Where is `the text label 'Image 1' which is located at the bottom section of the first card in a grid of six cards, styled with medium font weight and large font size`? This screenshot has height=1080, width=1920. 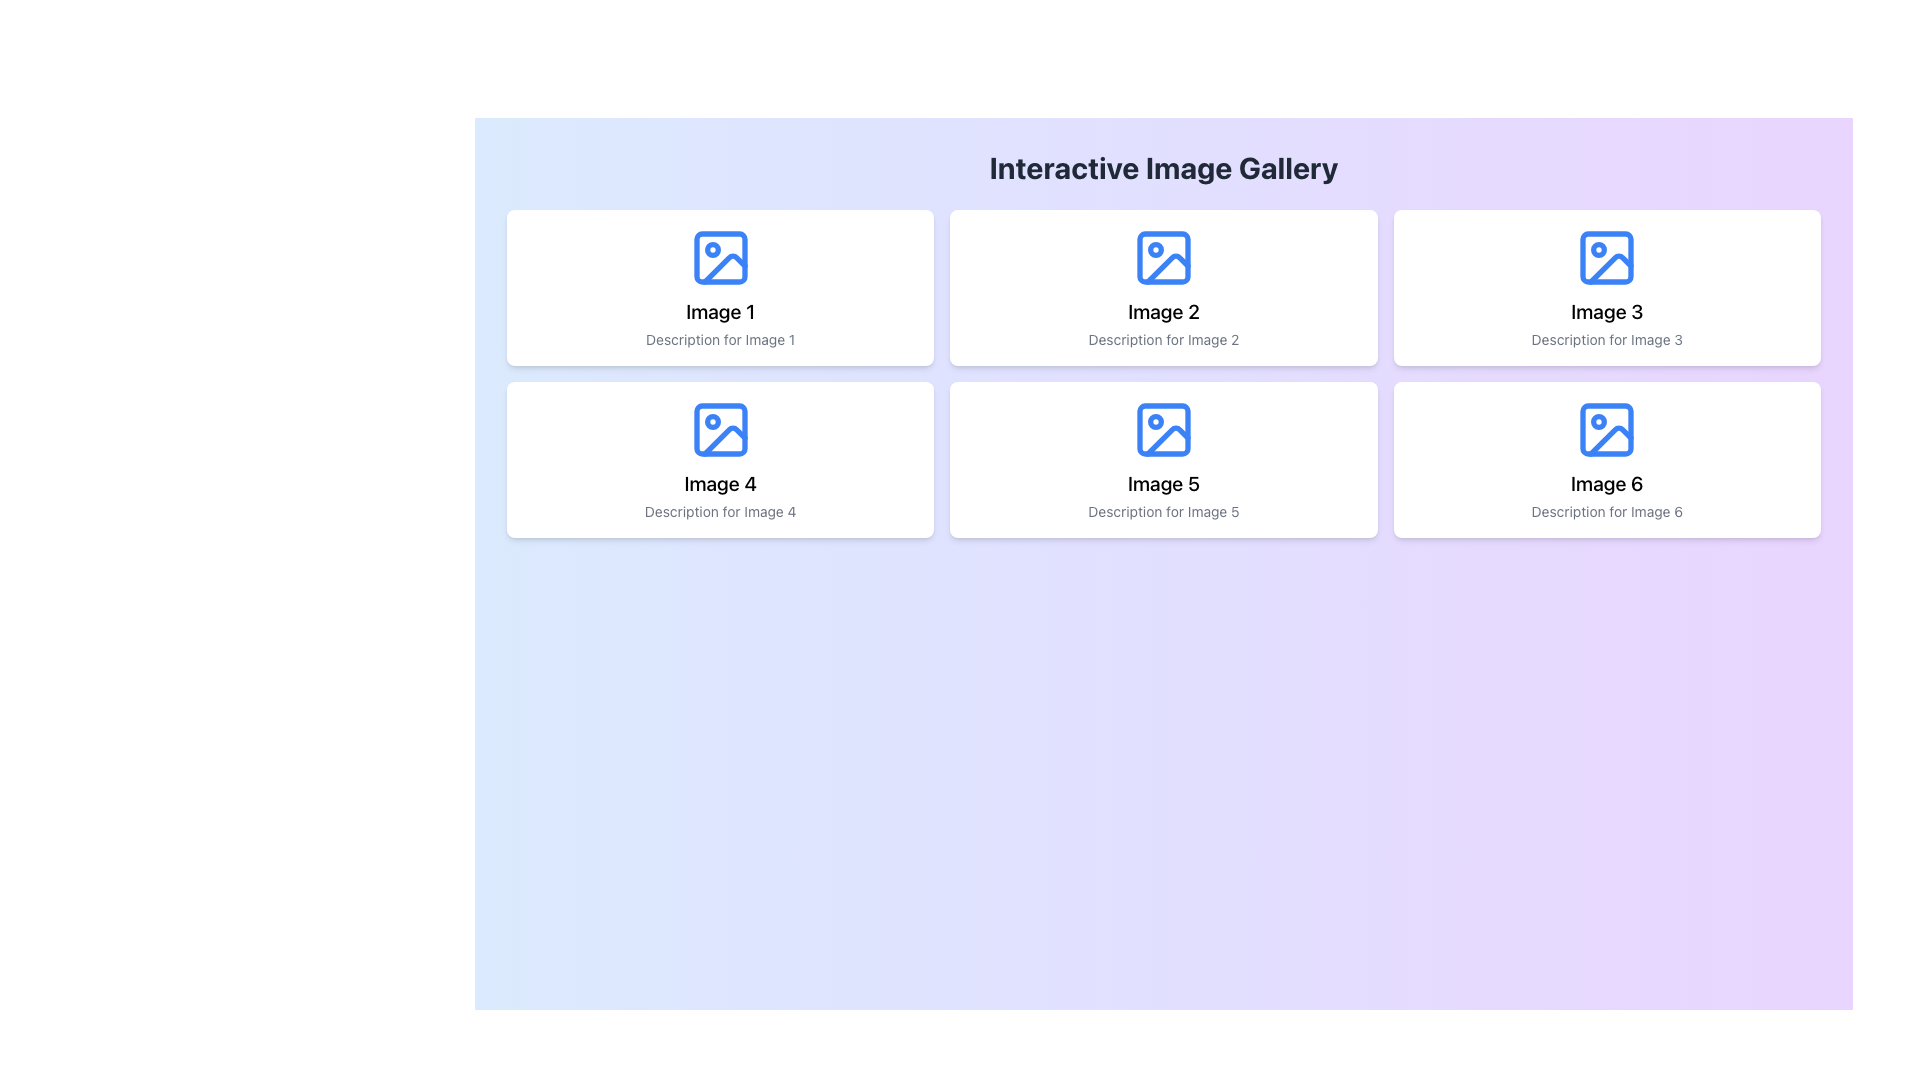
the text label 'Image 1' which is located at the bottom section of the first card in a grid of six cards, styled with medium font weight and large font size is located at coordinates (720, 312).